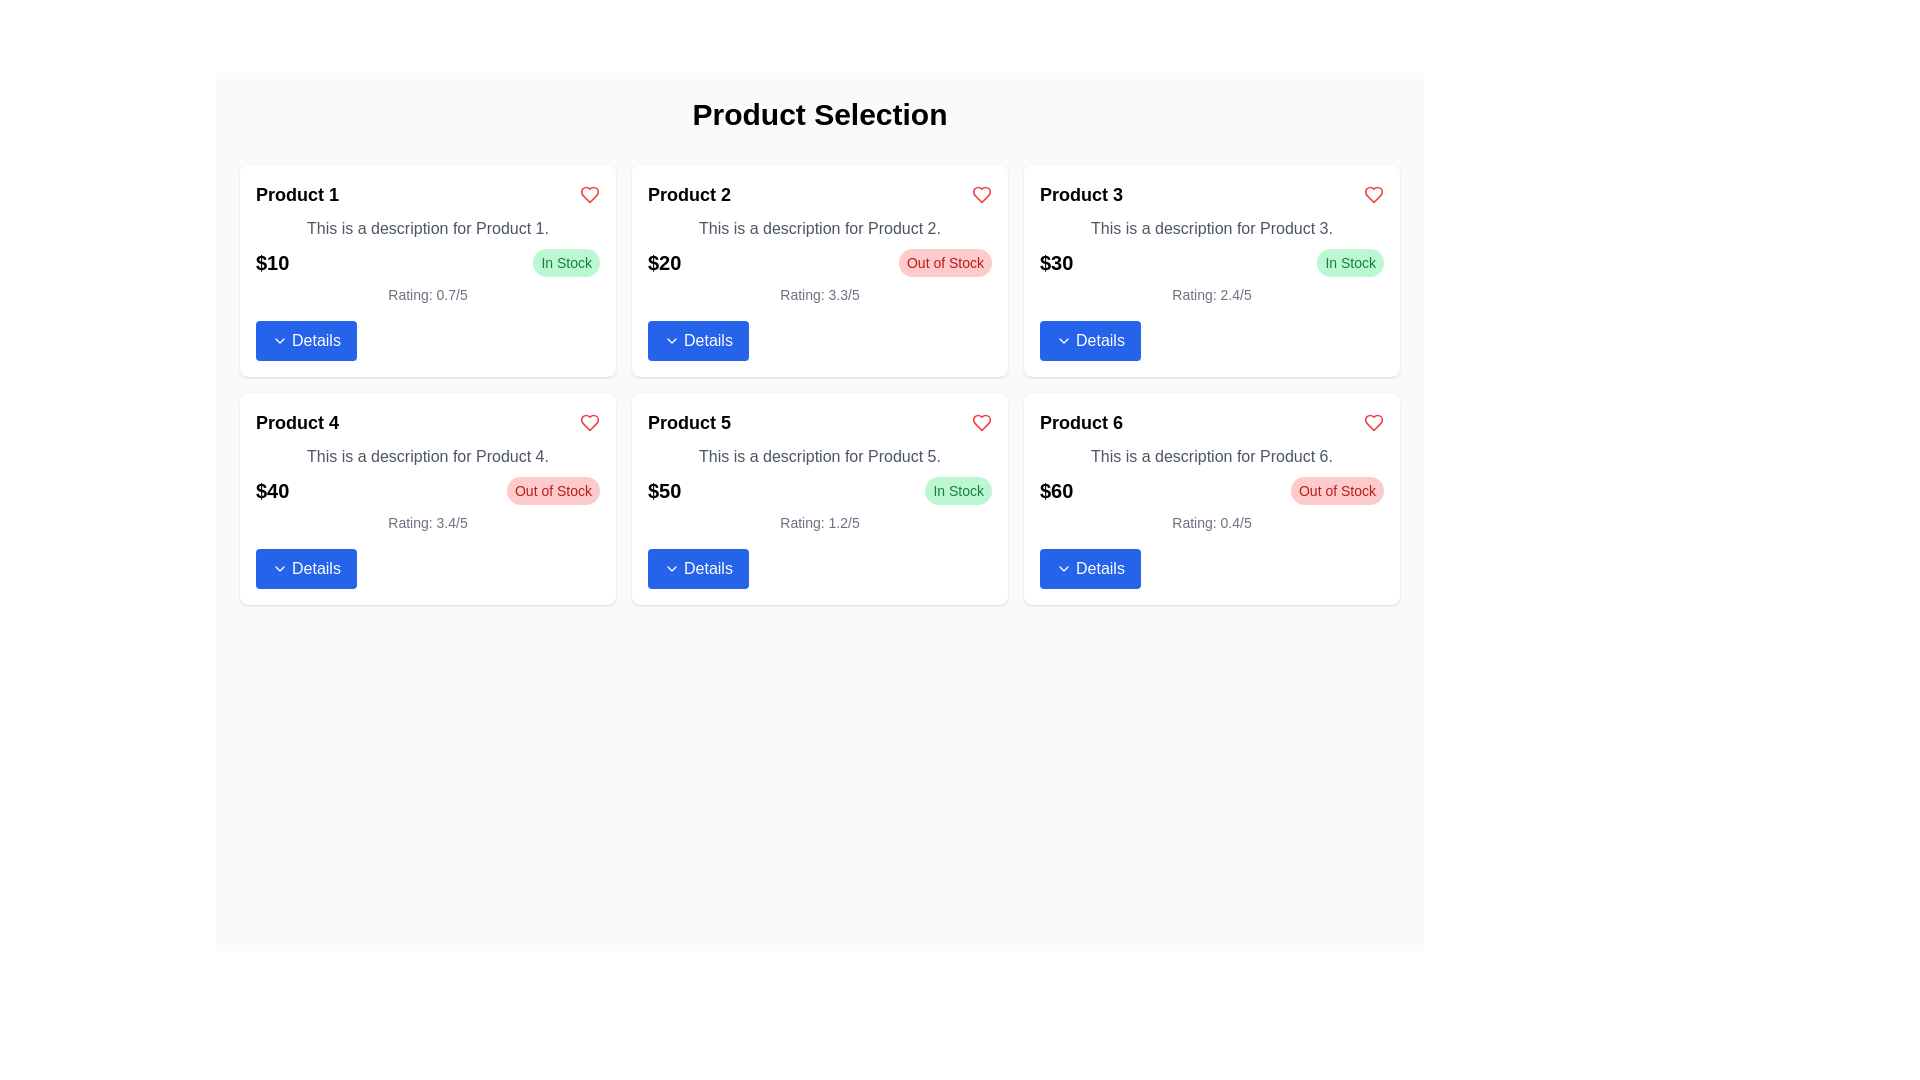 This screenshot has width=1920, height=1080. I want to click on the 'In Stock' status badge displayed in a green rounded rectangular badge located within the card titled 'Product 3', adjacent to the $30 price tag, so click(1350, 261).